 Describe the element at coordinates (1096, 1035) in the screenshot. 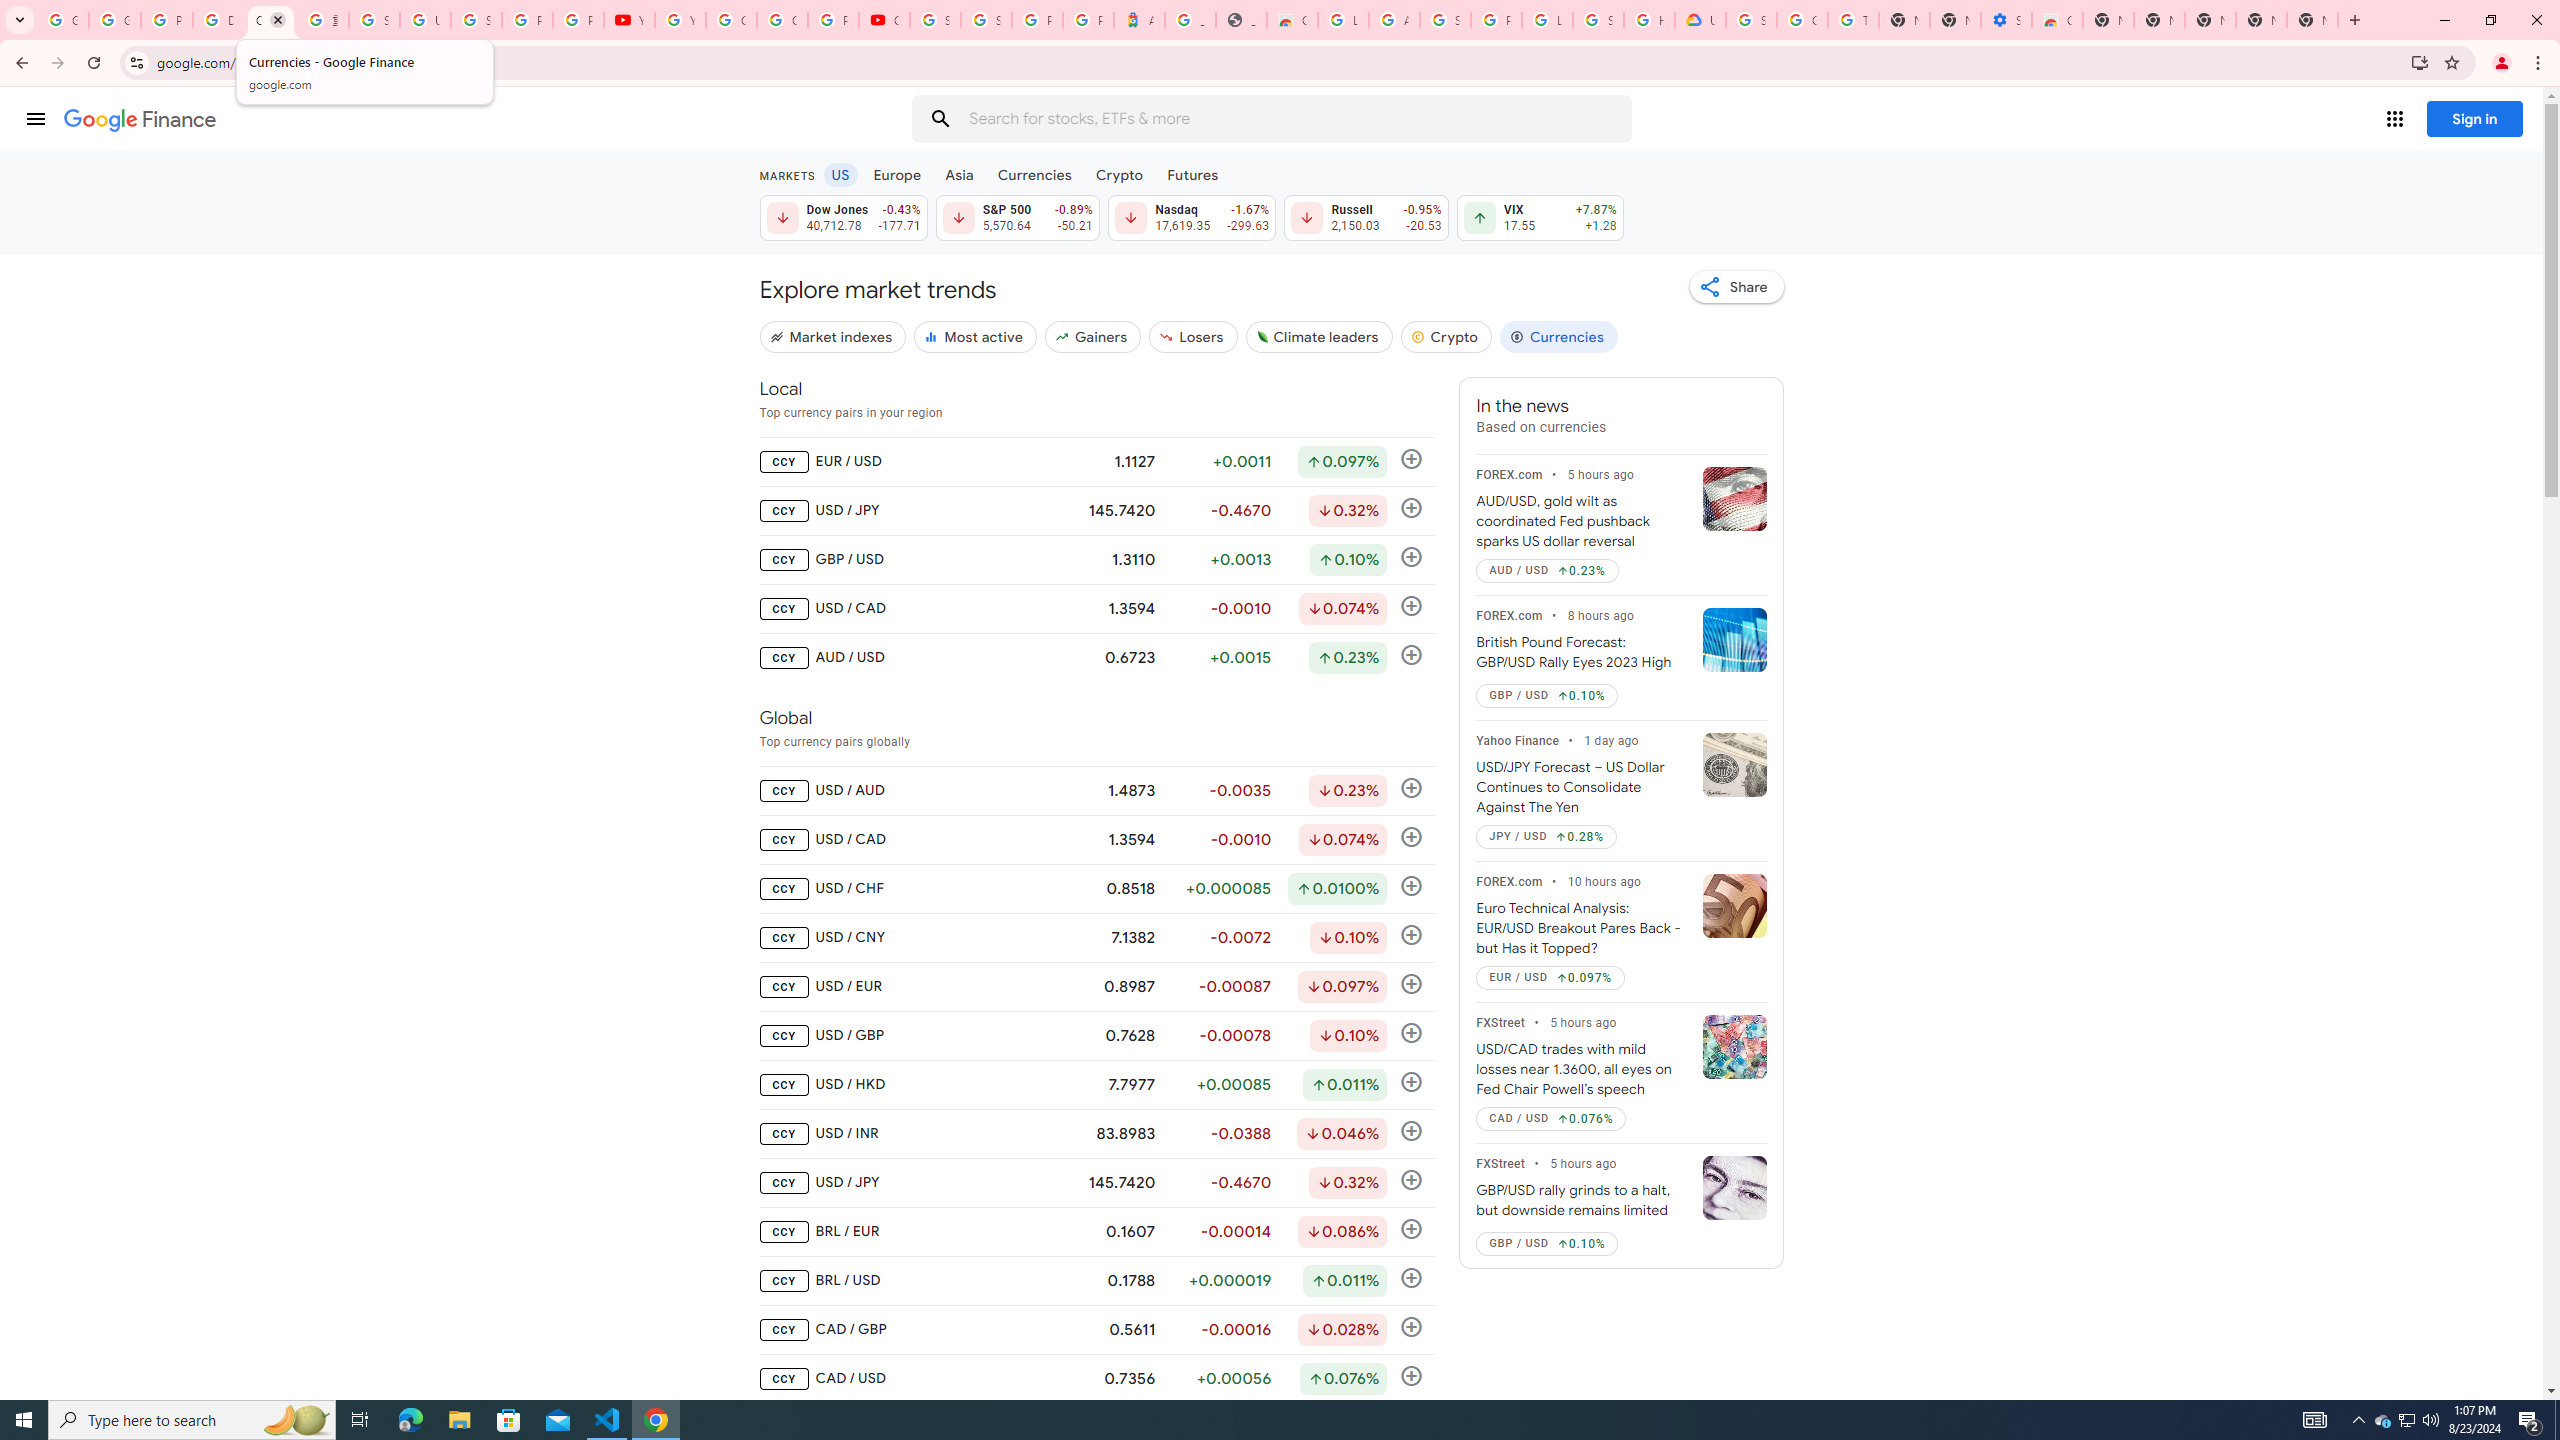

I see `'CCY USD / GBP 0.7628 -0.00078 Down by 0.078% Follow'` at that location.